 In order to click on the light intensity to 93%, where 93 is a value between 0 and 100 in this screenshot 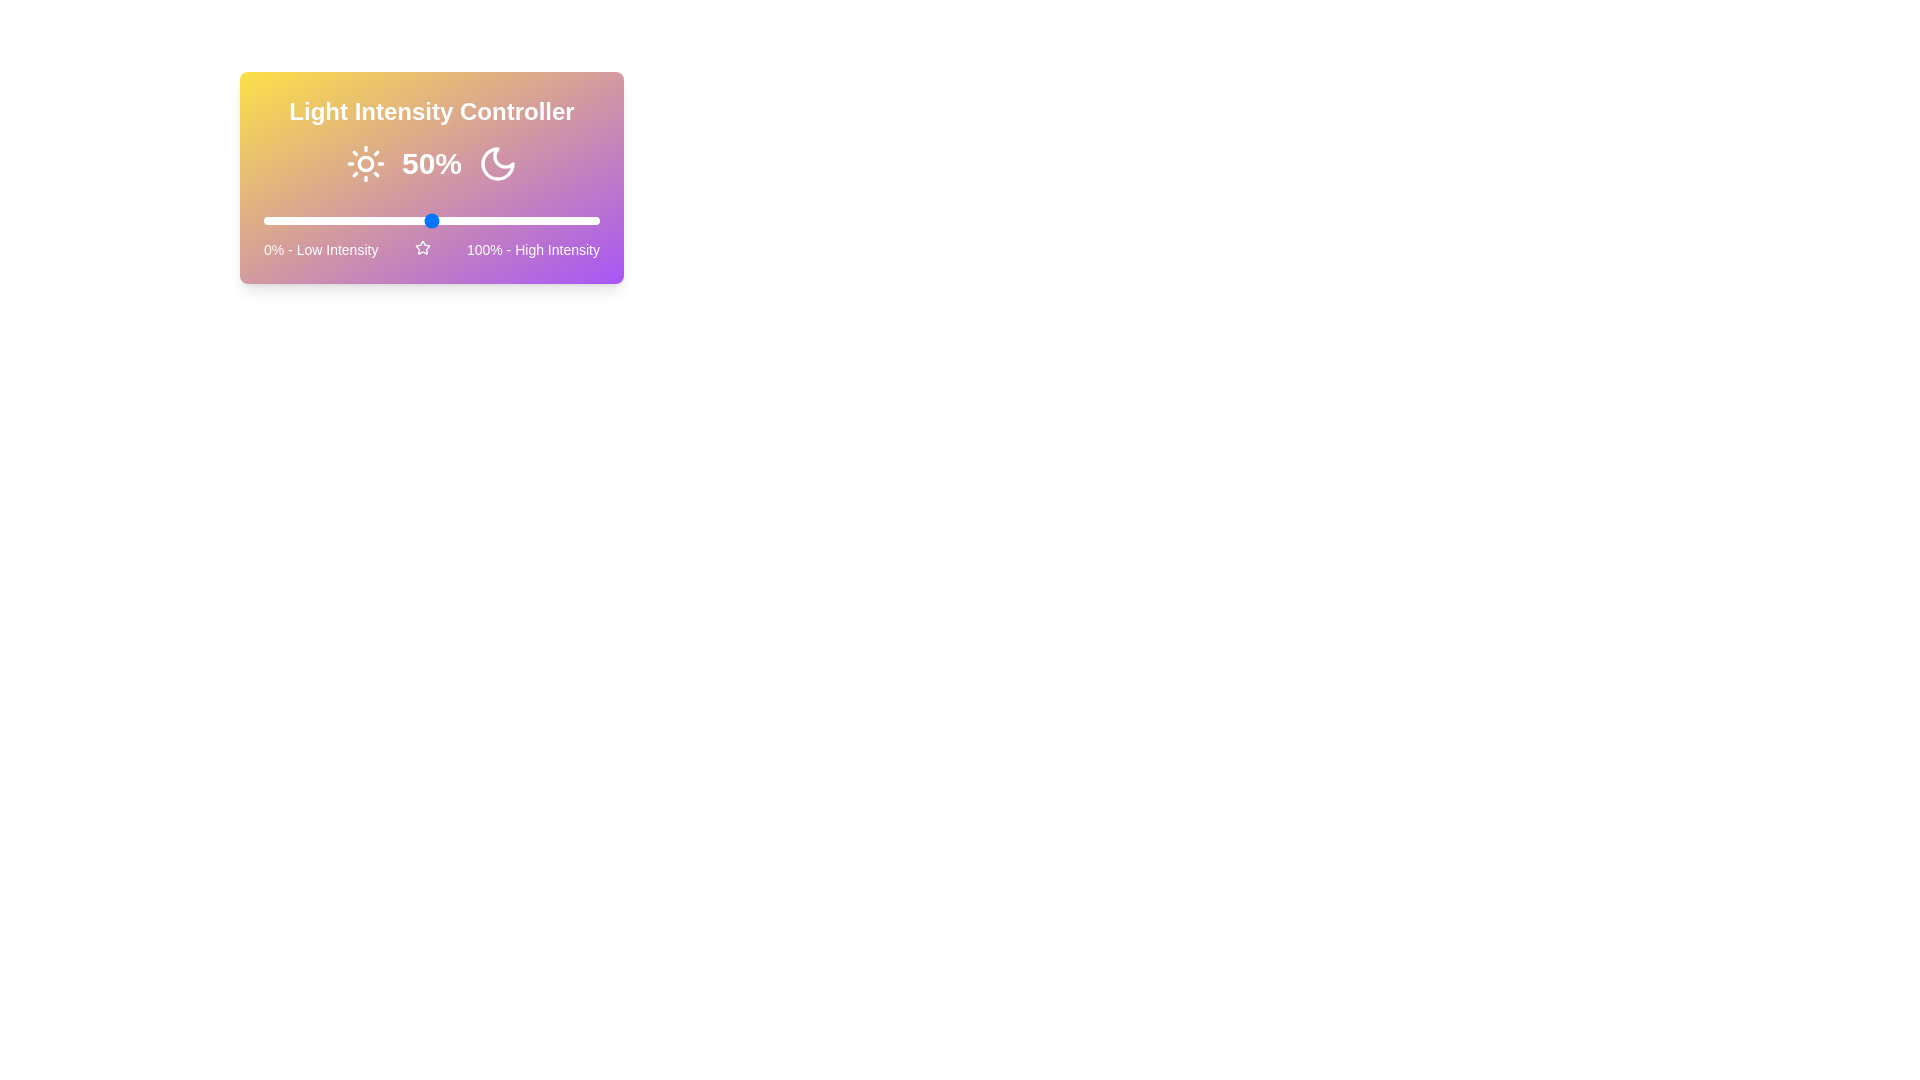, I will do `click(575, 220)`.